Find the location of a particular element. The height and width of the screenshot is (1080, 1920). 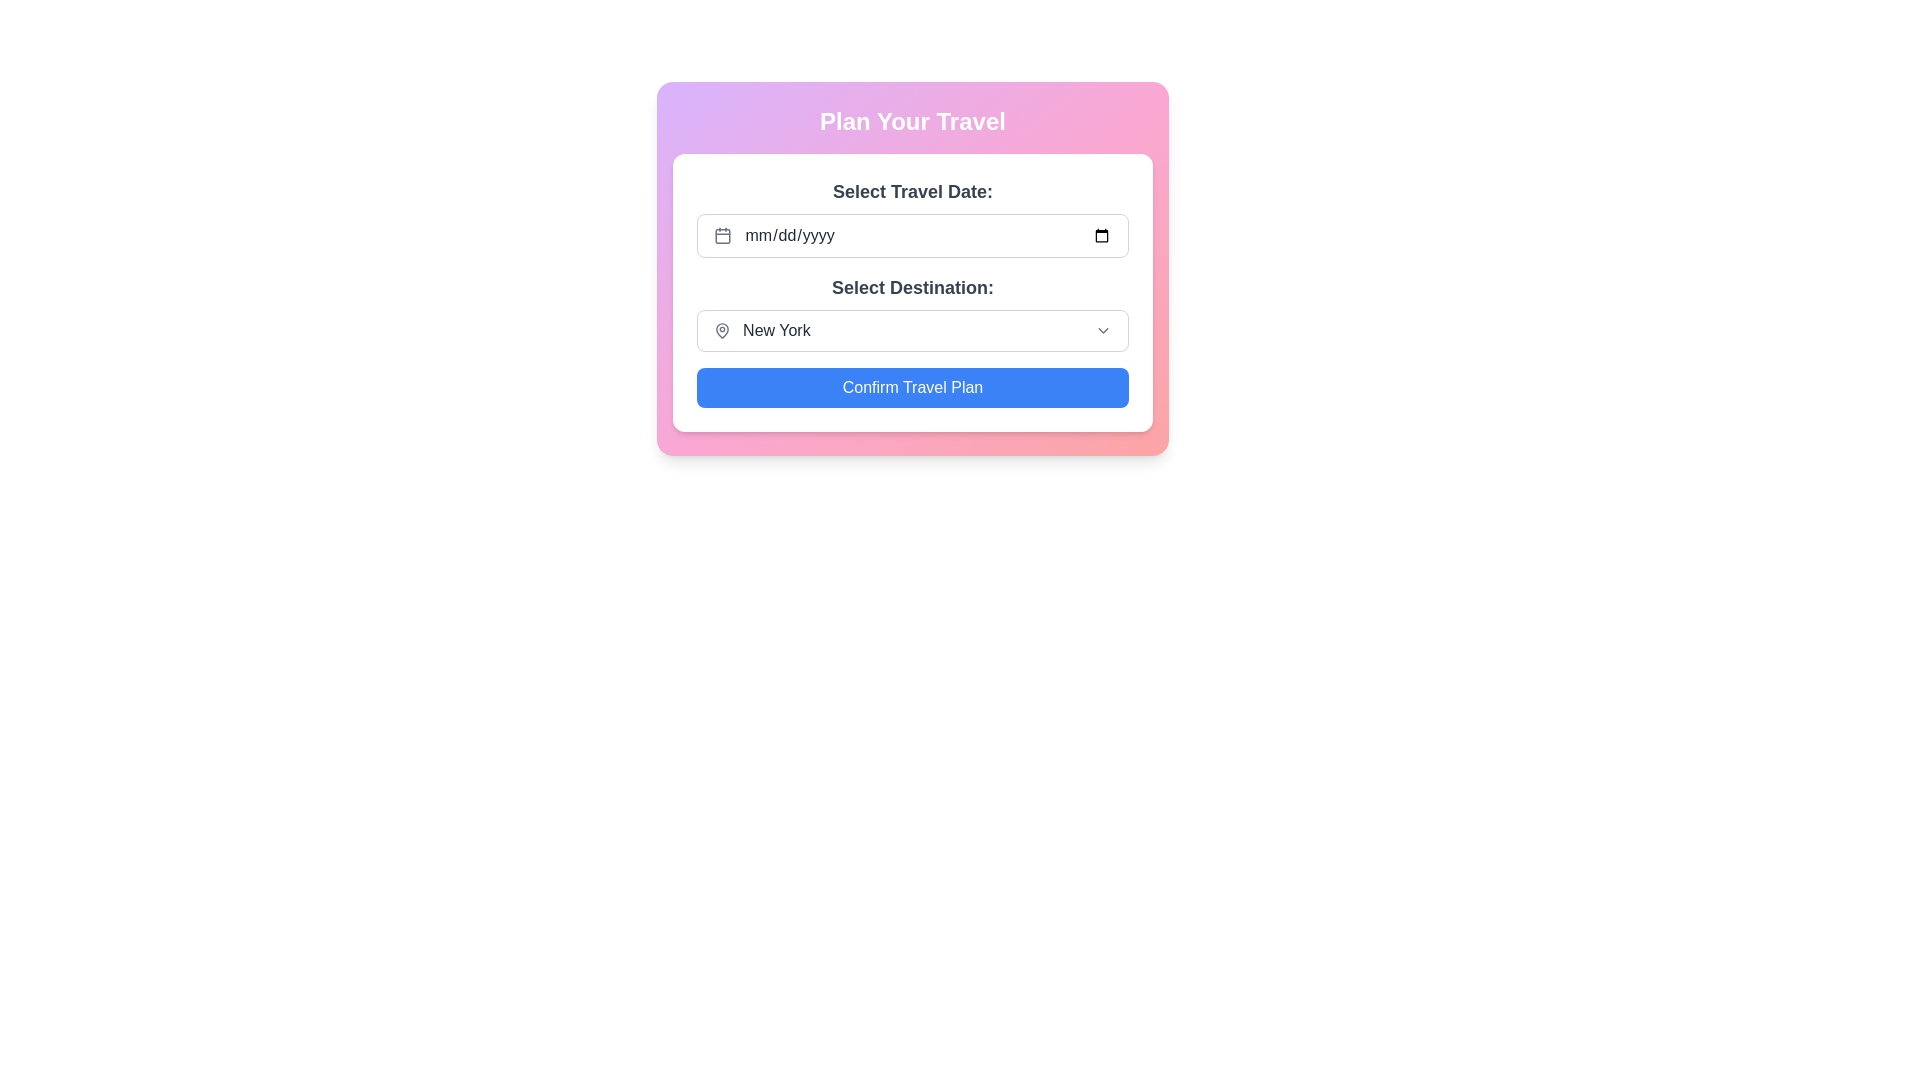

the Dropdown menu input field labeled 'Select Destination' is located at coordinates (911, 330).